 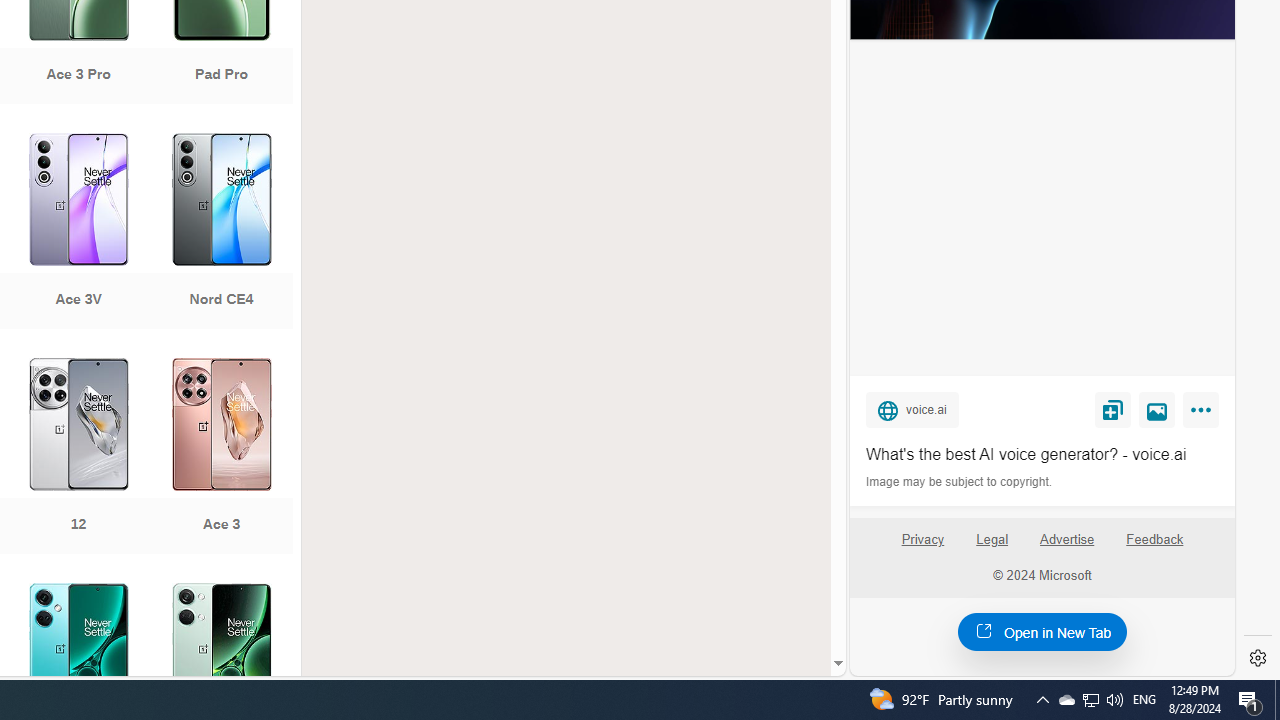 I want to click on 'View image', so click(x=1157, y=408).